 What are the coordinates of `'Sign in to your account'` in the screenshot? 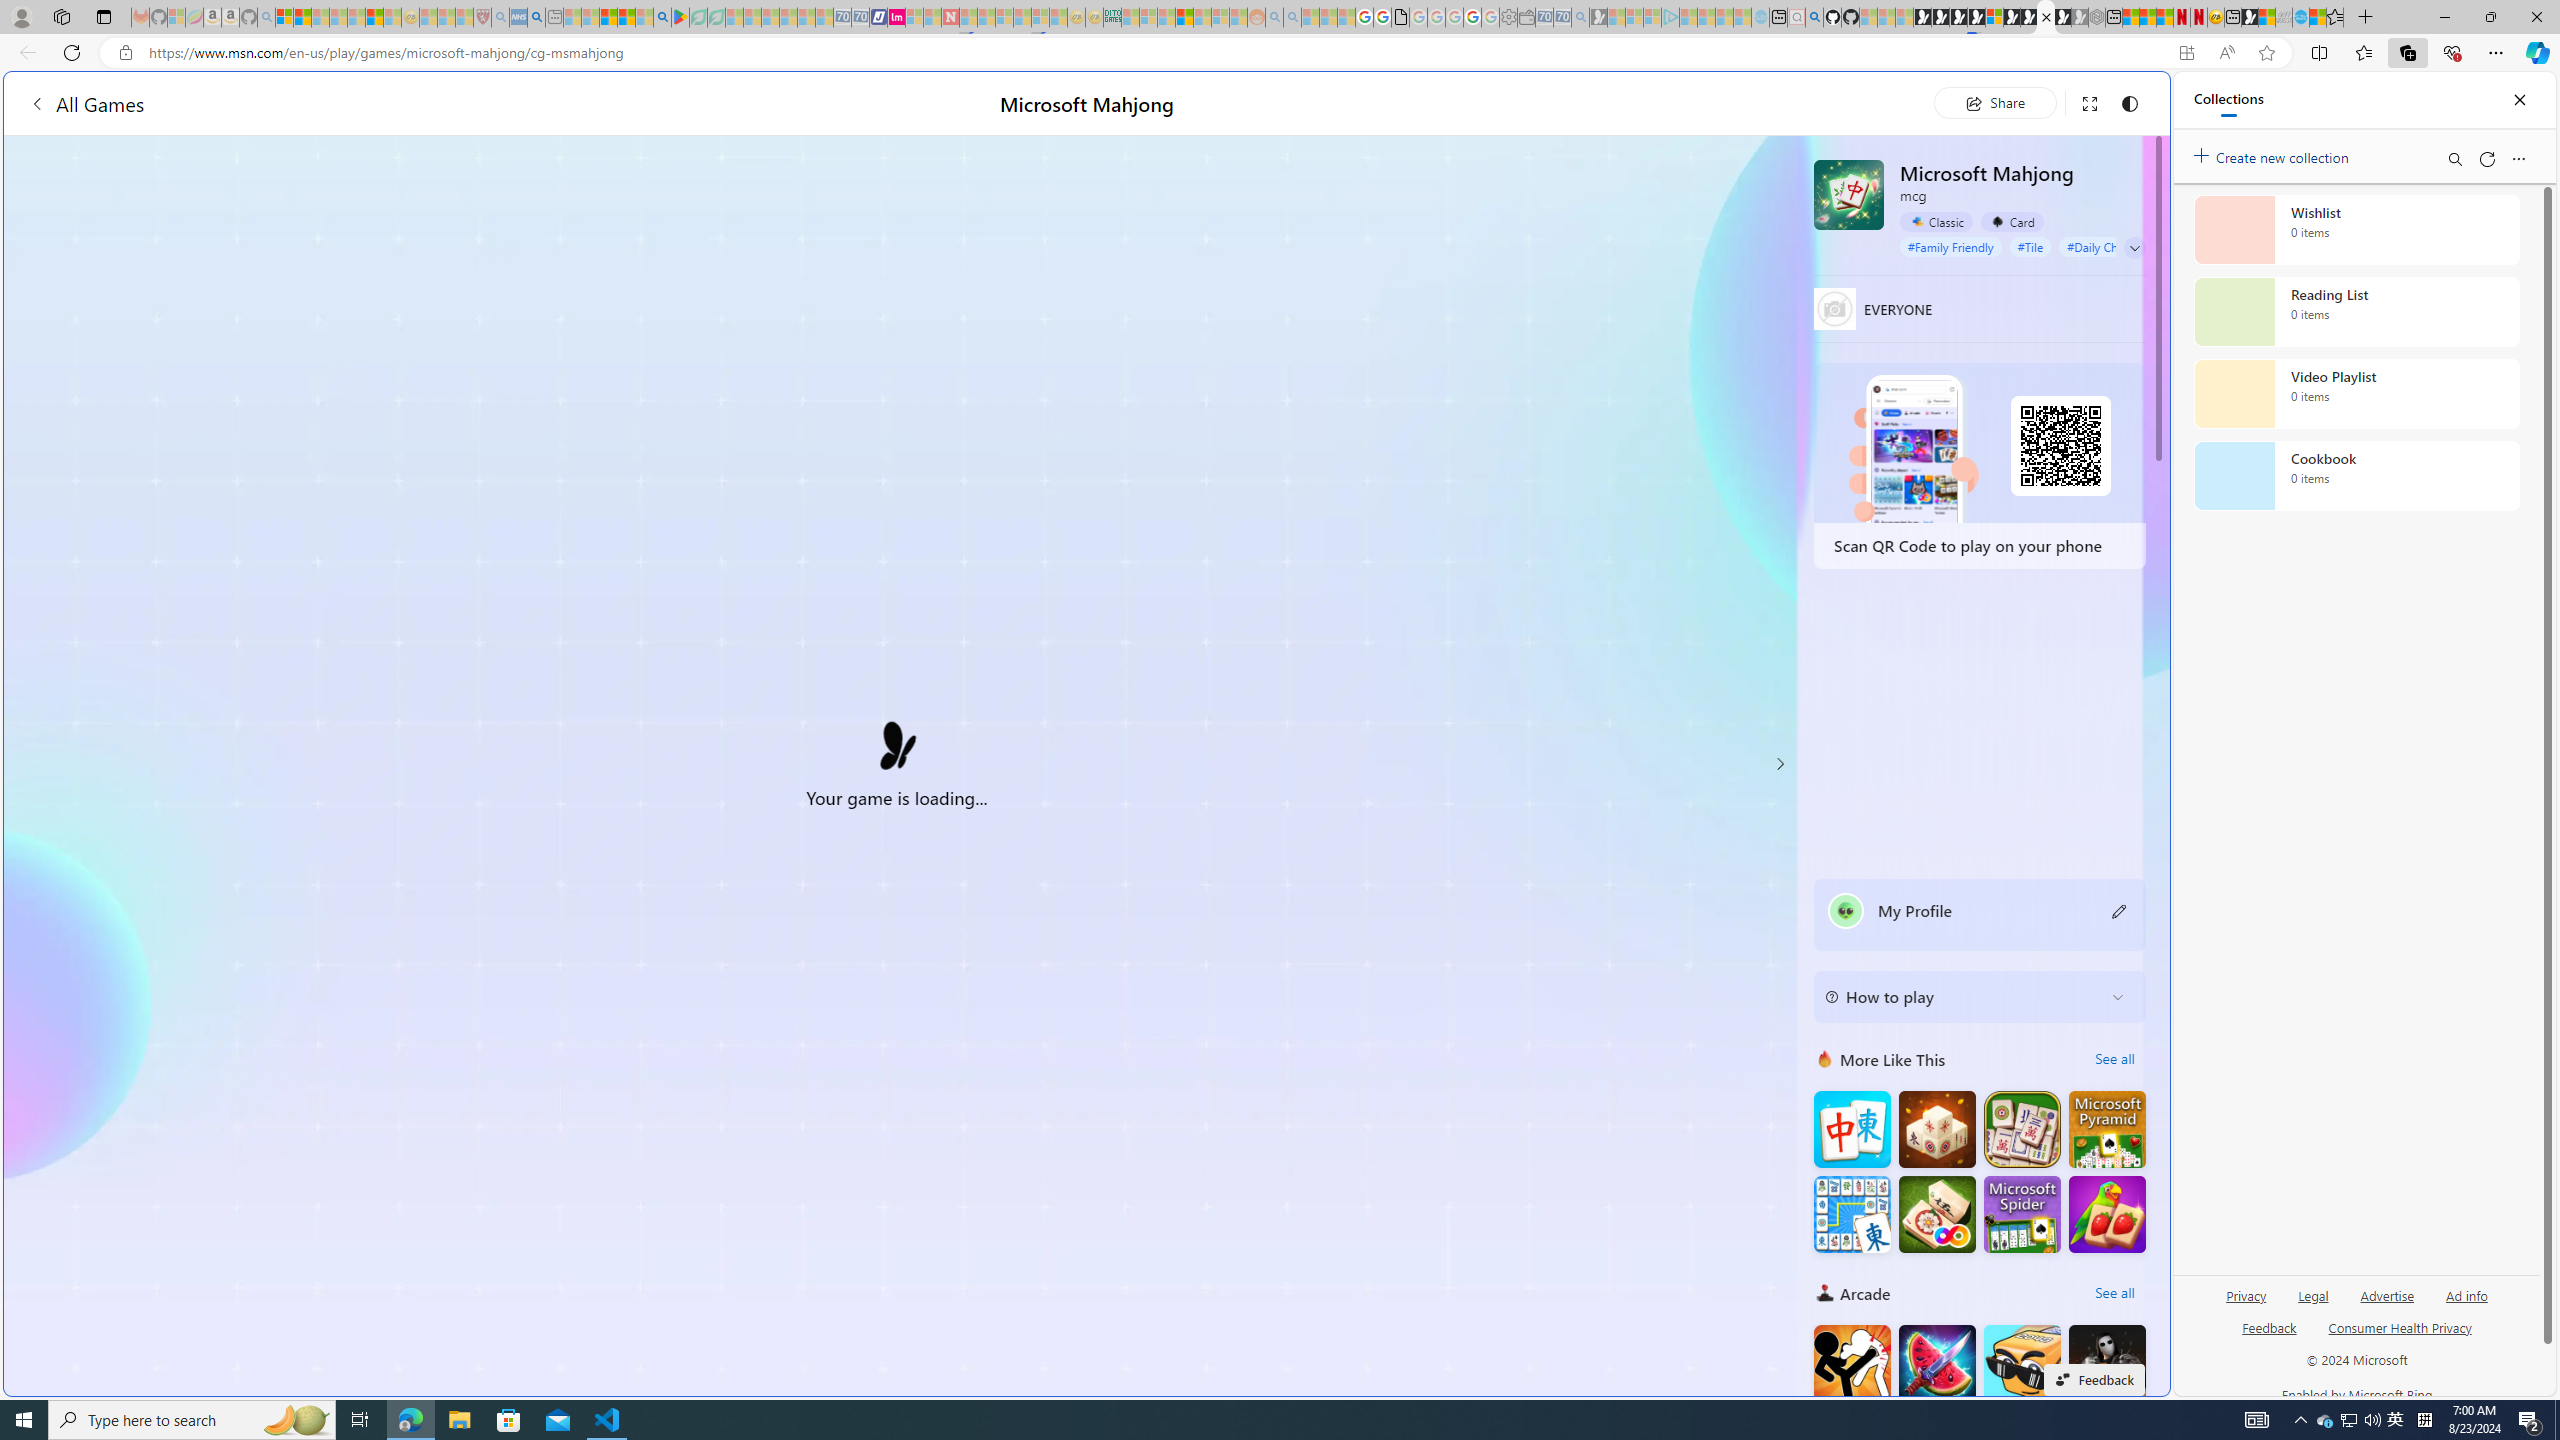 It's located at (1993, 16).